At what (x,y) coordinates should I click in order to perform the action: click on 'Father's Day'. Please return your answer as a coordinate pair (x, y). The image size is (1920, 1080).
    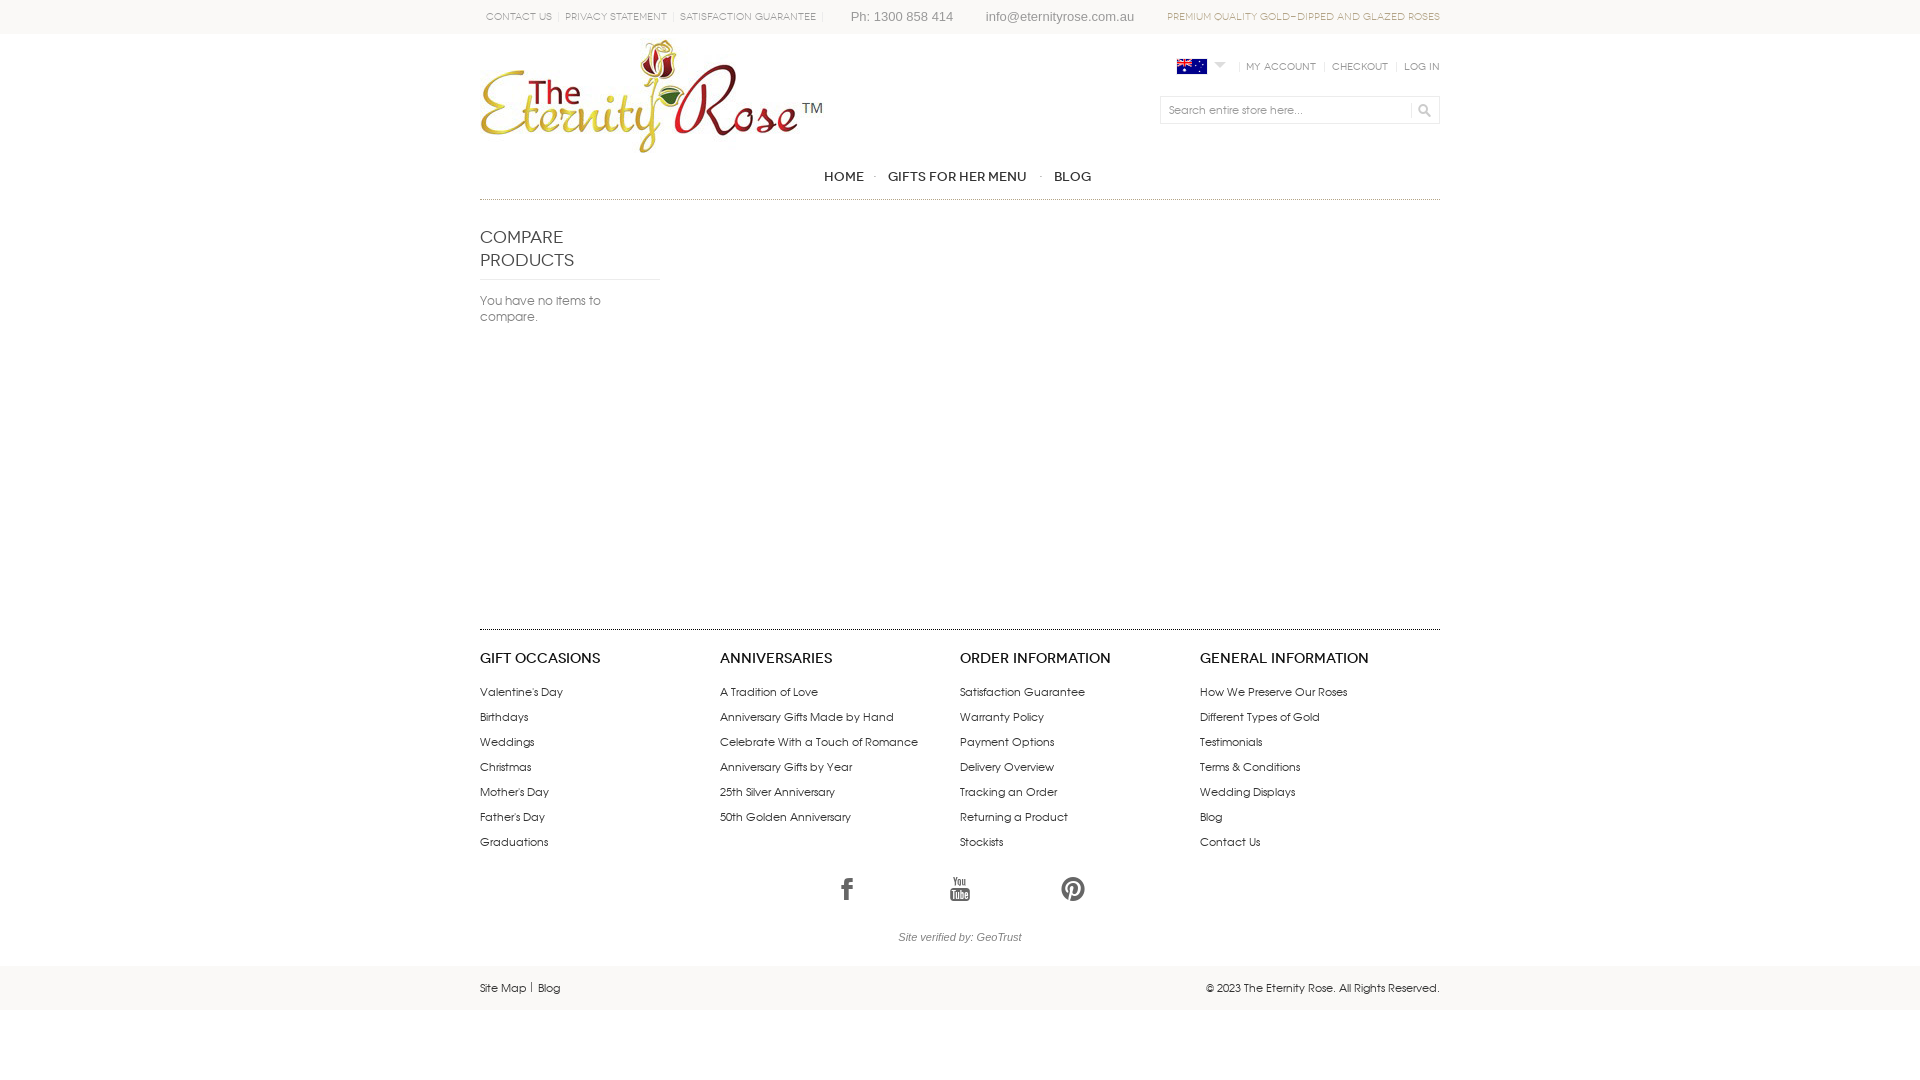
    Looking at the image, I should click on (512, 816).